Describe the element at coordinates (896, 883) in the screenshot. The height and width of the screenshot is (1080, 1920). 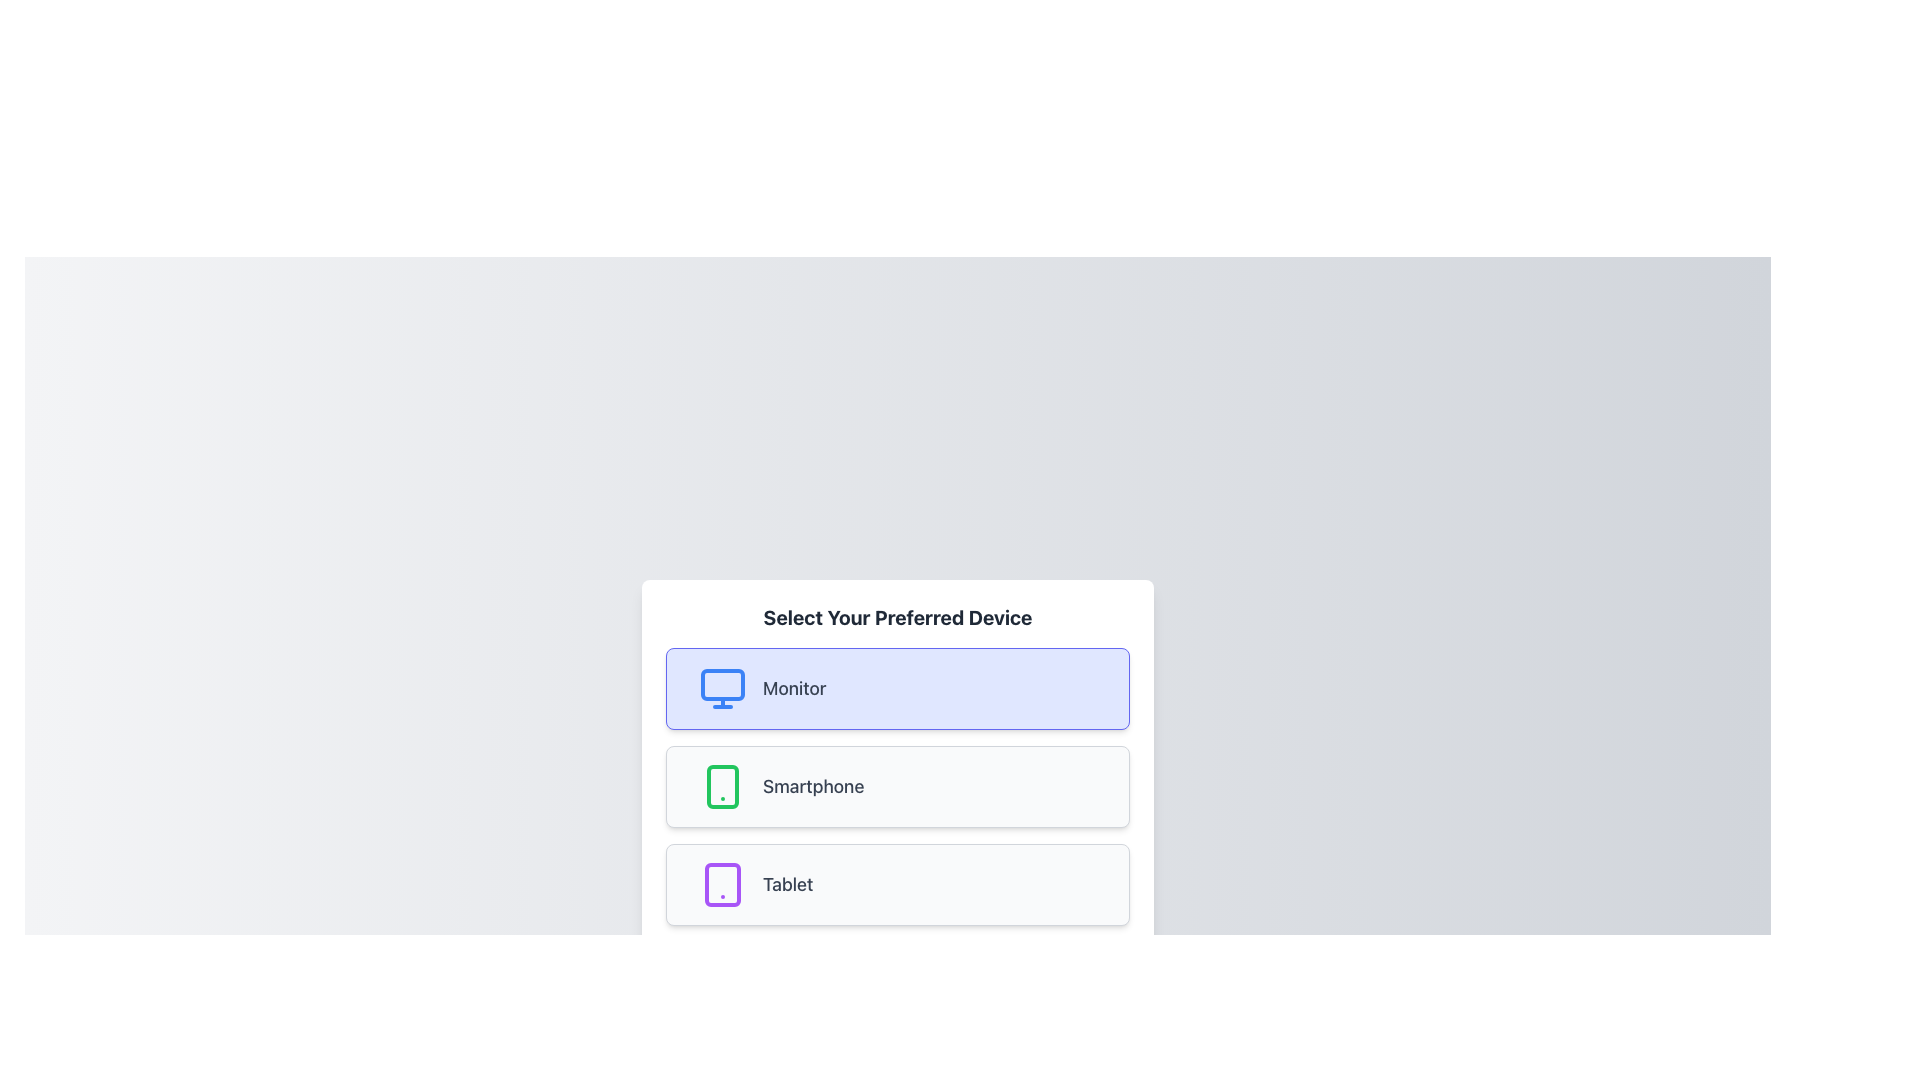
I see `the selectable option labeled 'Tablet', which is the third option in the group titled 'Select Your Preferred Device'` at that location.